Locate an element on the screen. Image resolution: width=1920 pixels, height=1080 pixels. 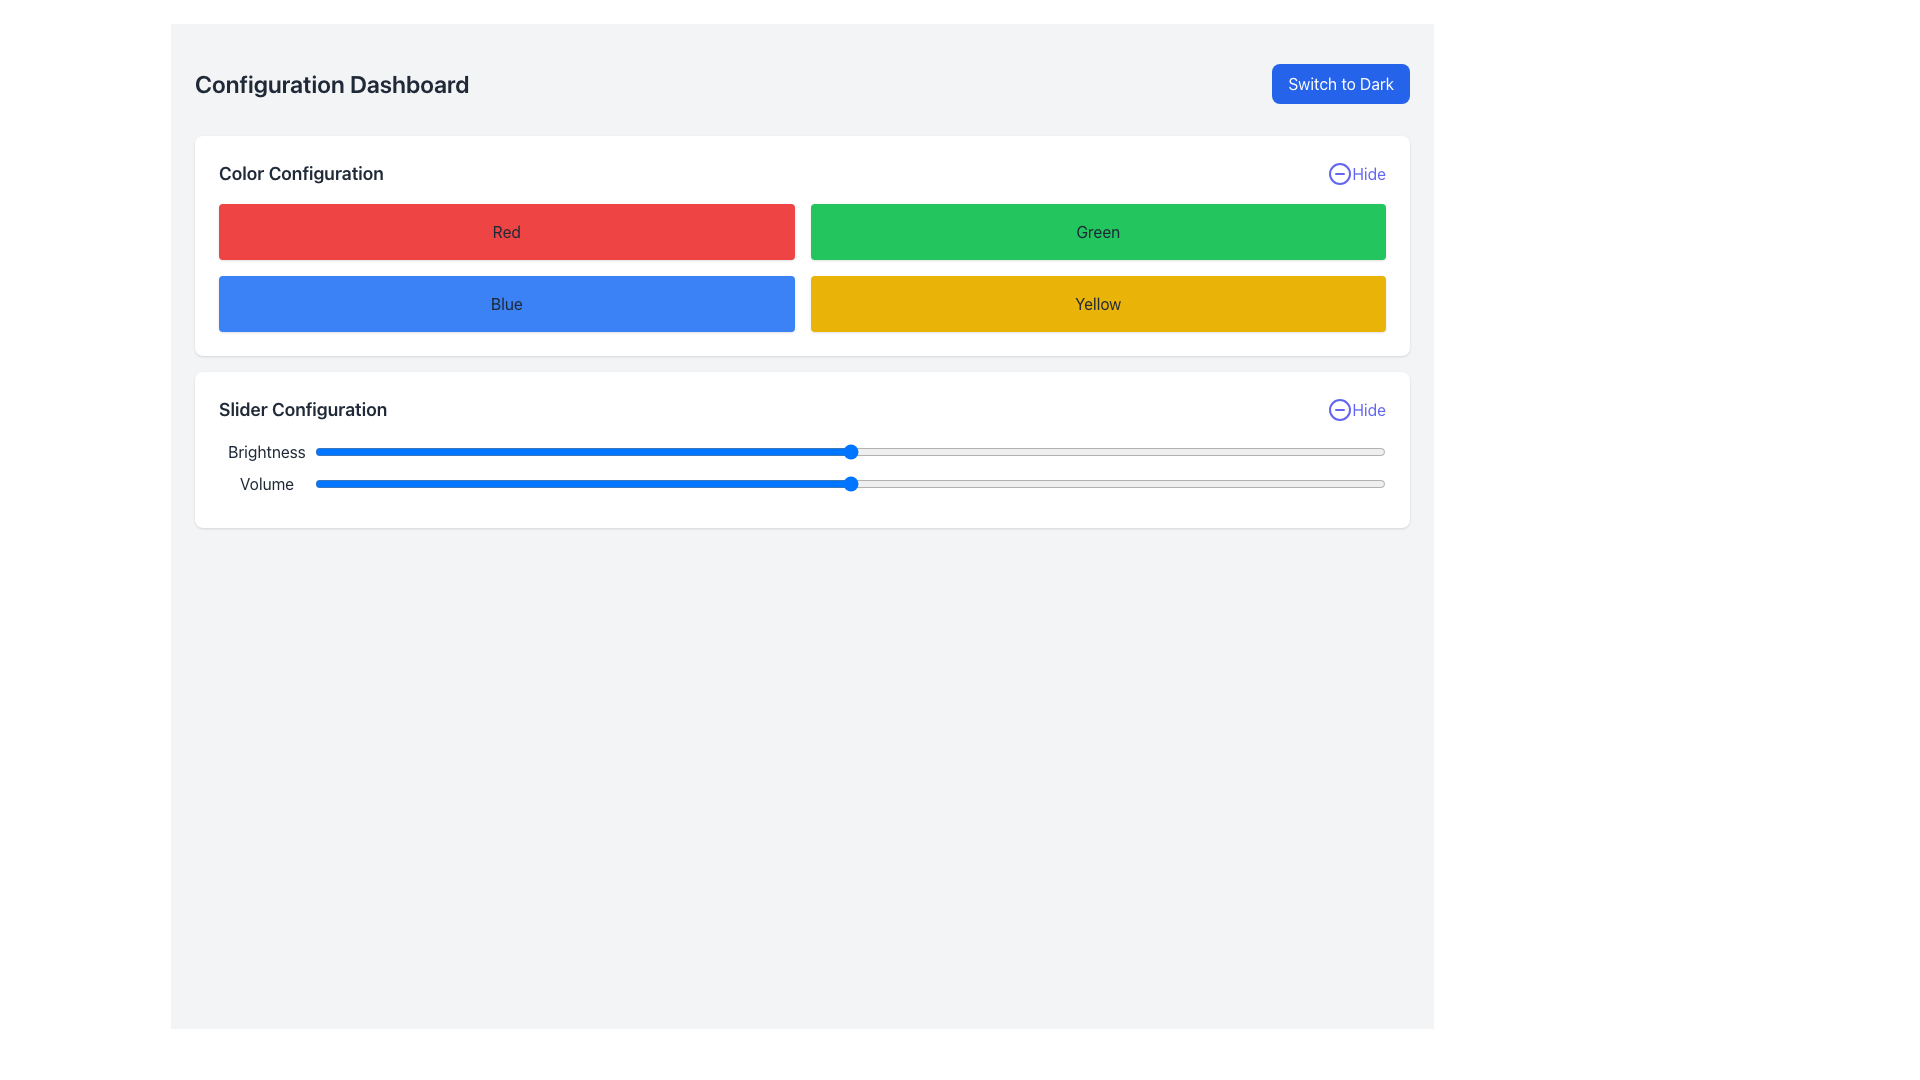
the toggle button in the top-right corner of the 'Color Configuration' section is located at coordinates (1357, 172).